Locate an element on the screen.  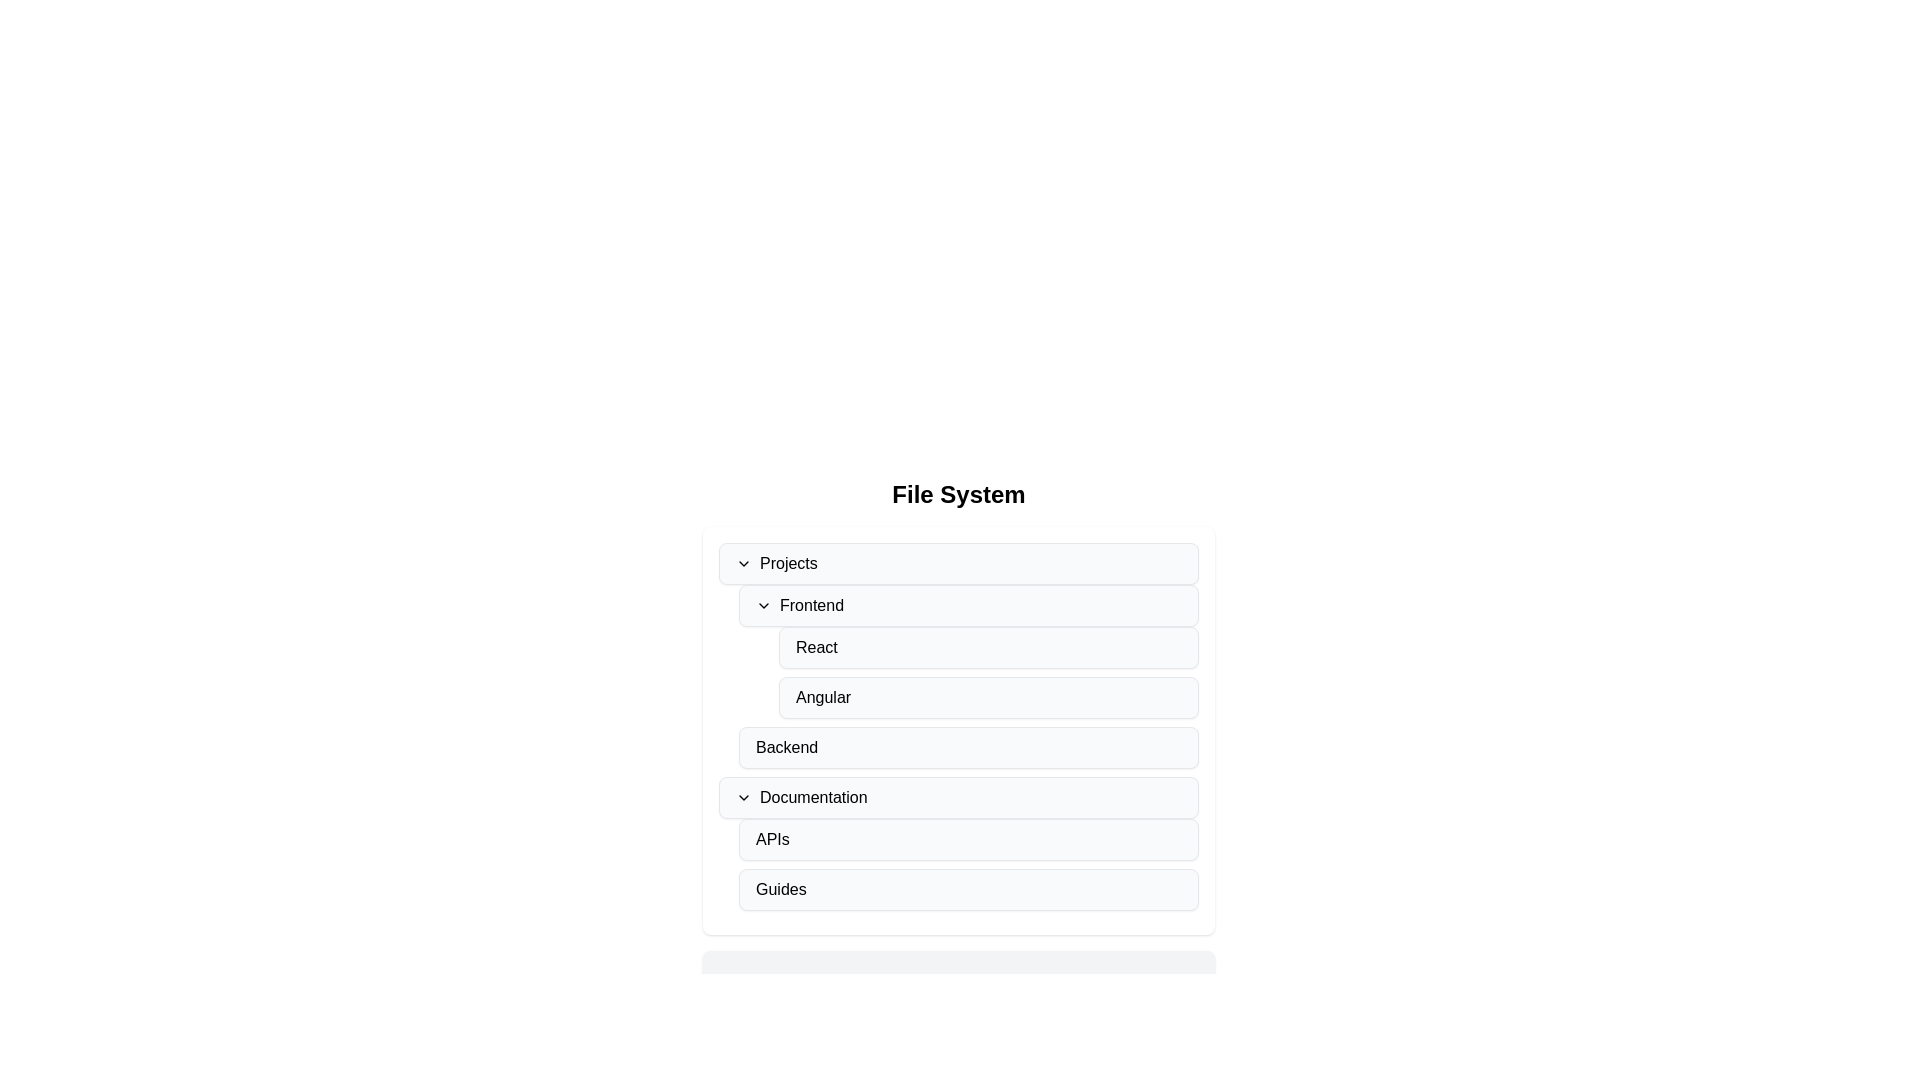
the dropdown icon located to the left of the 'Projects' text is located at coordinates (743, 563).